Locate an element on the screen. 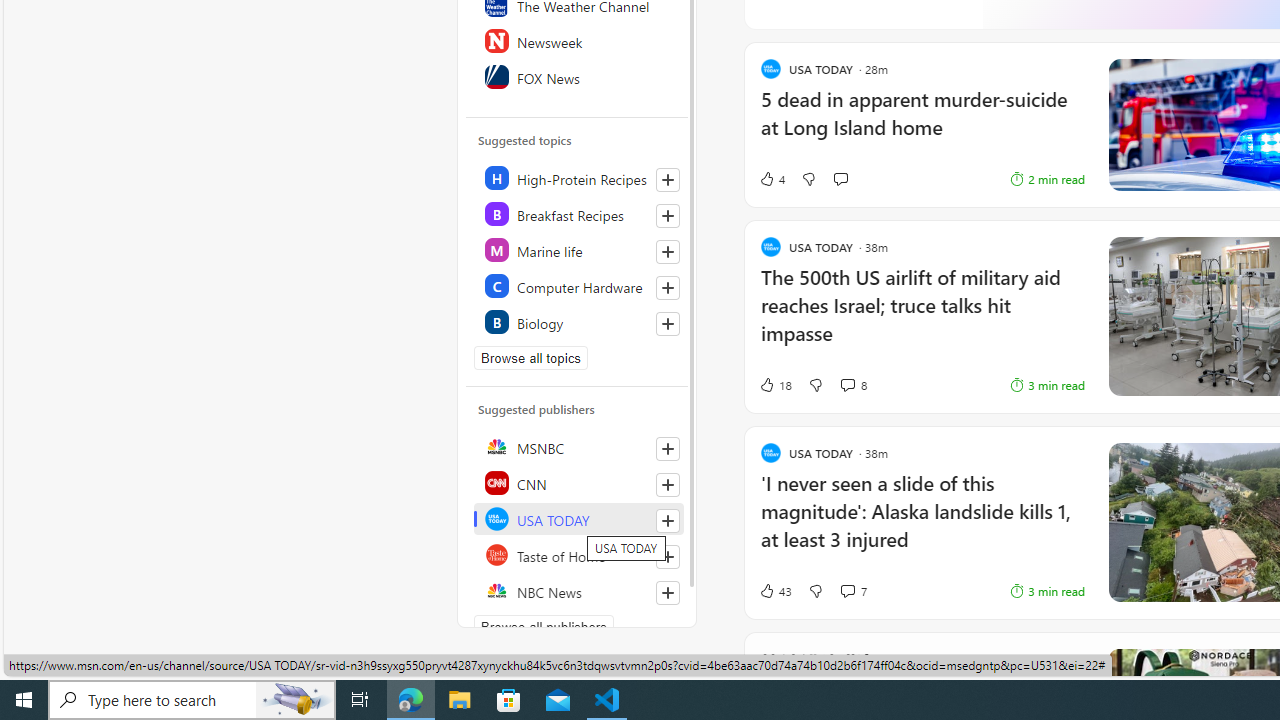  'View comments 7 Comment' is located at coordinates (847, 590).